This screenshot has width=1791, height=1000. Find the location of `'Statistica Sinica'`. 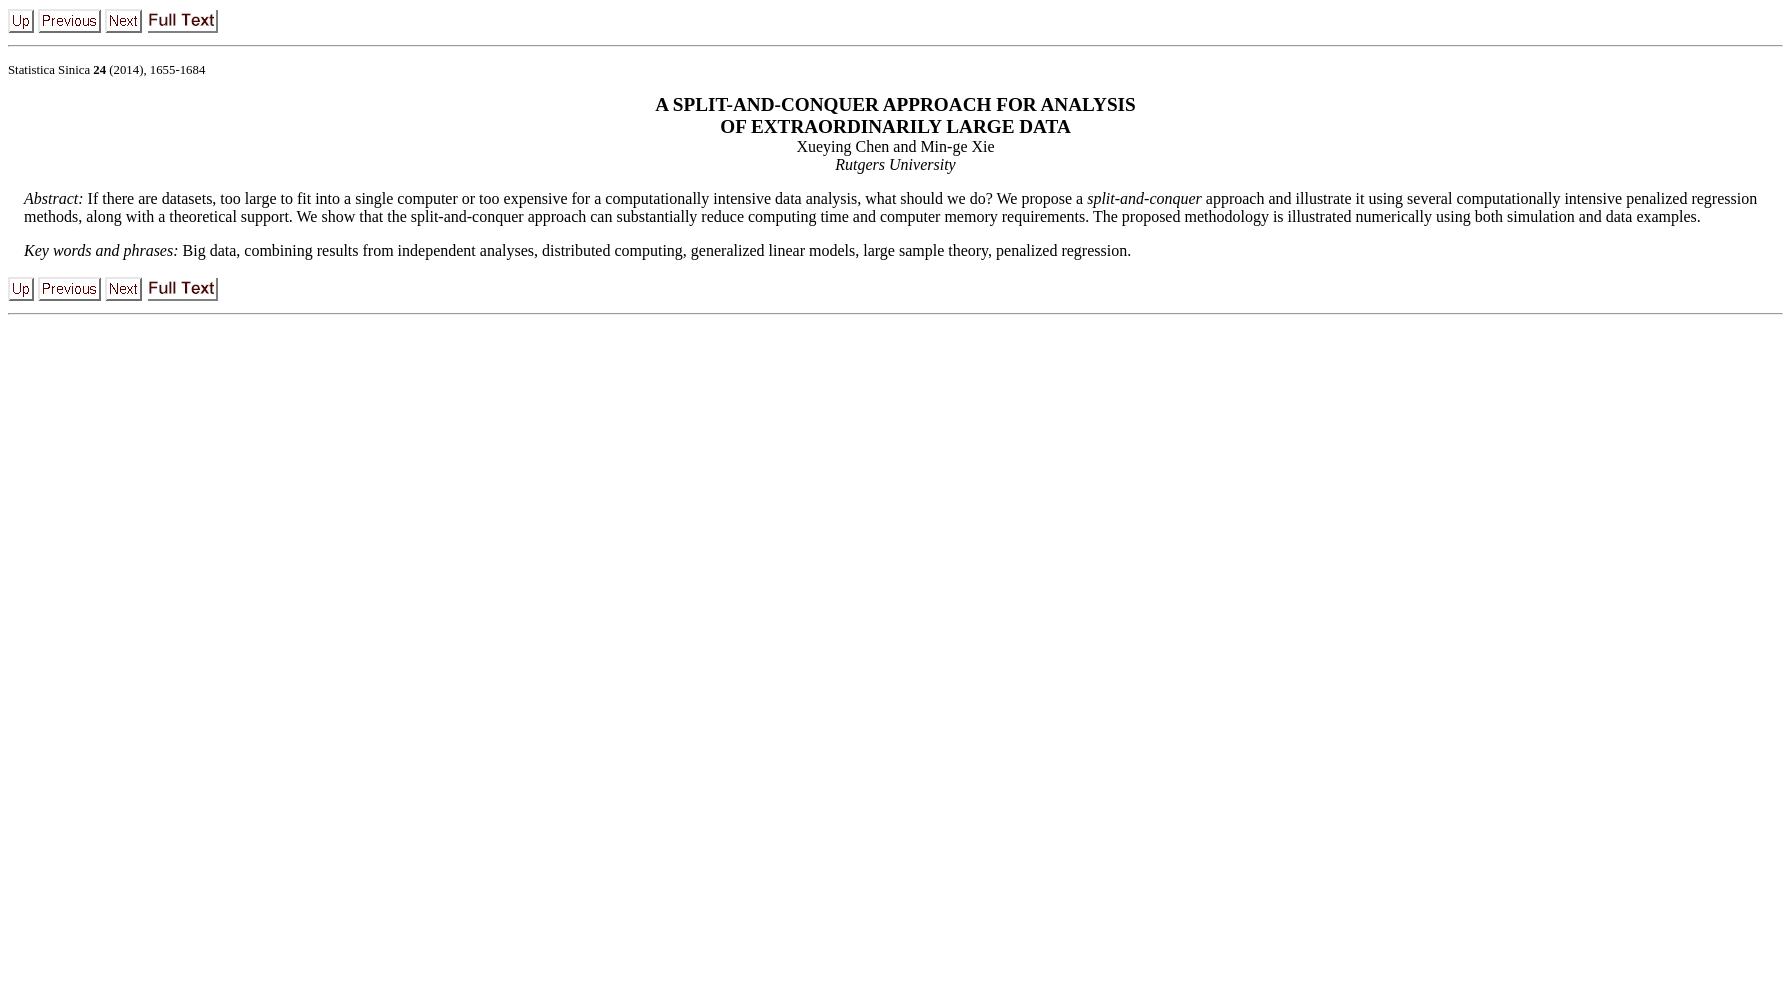

'Statistica Sinica' is located at coordinates (50, 69).